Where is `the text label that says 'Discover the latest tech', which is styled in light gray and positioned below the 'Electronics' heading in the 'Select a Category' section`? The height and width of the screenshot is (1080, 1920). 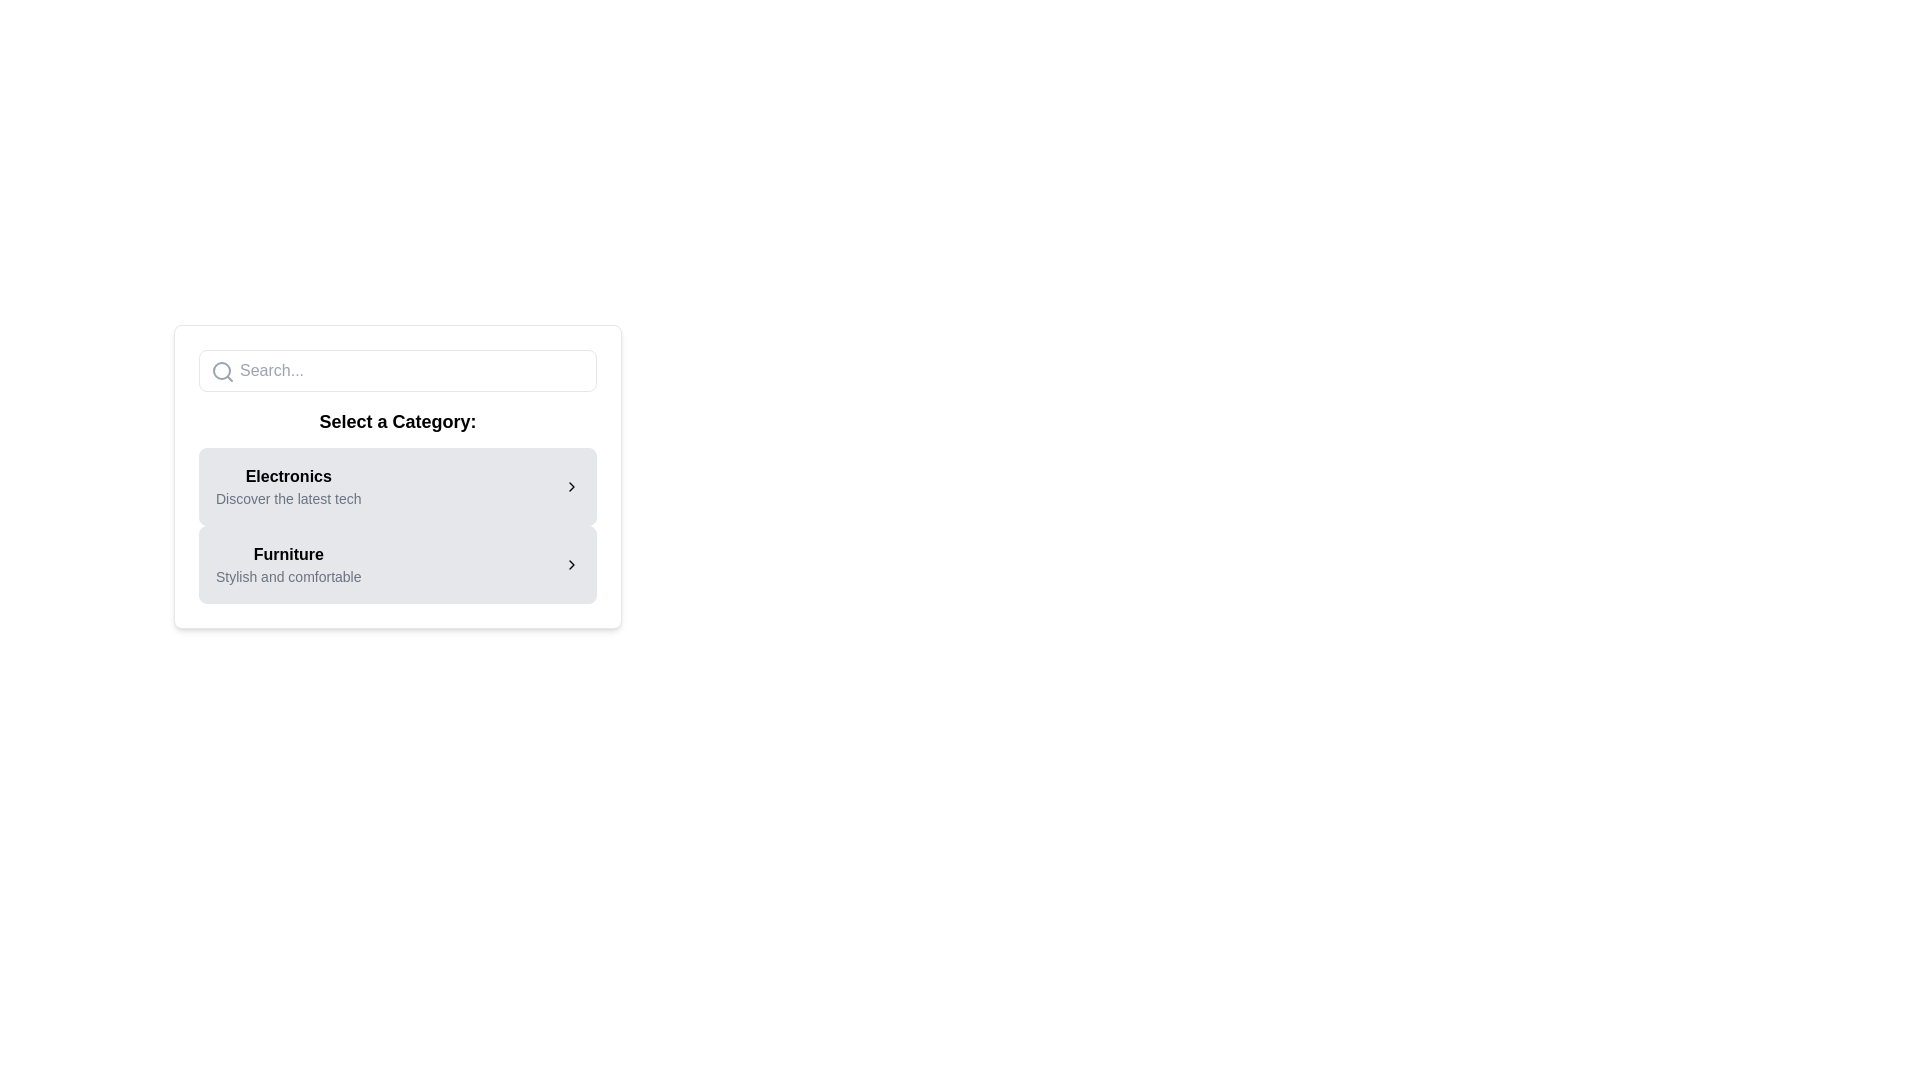
the text label that says 'Discover the latest tech', which is styled in light gray and positioned below the 'Electronics' heading in the 'Select a Category' section is located at coordinates (287, 497).